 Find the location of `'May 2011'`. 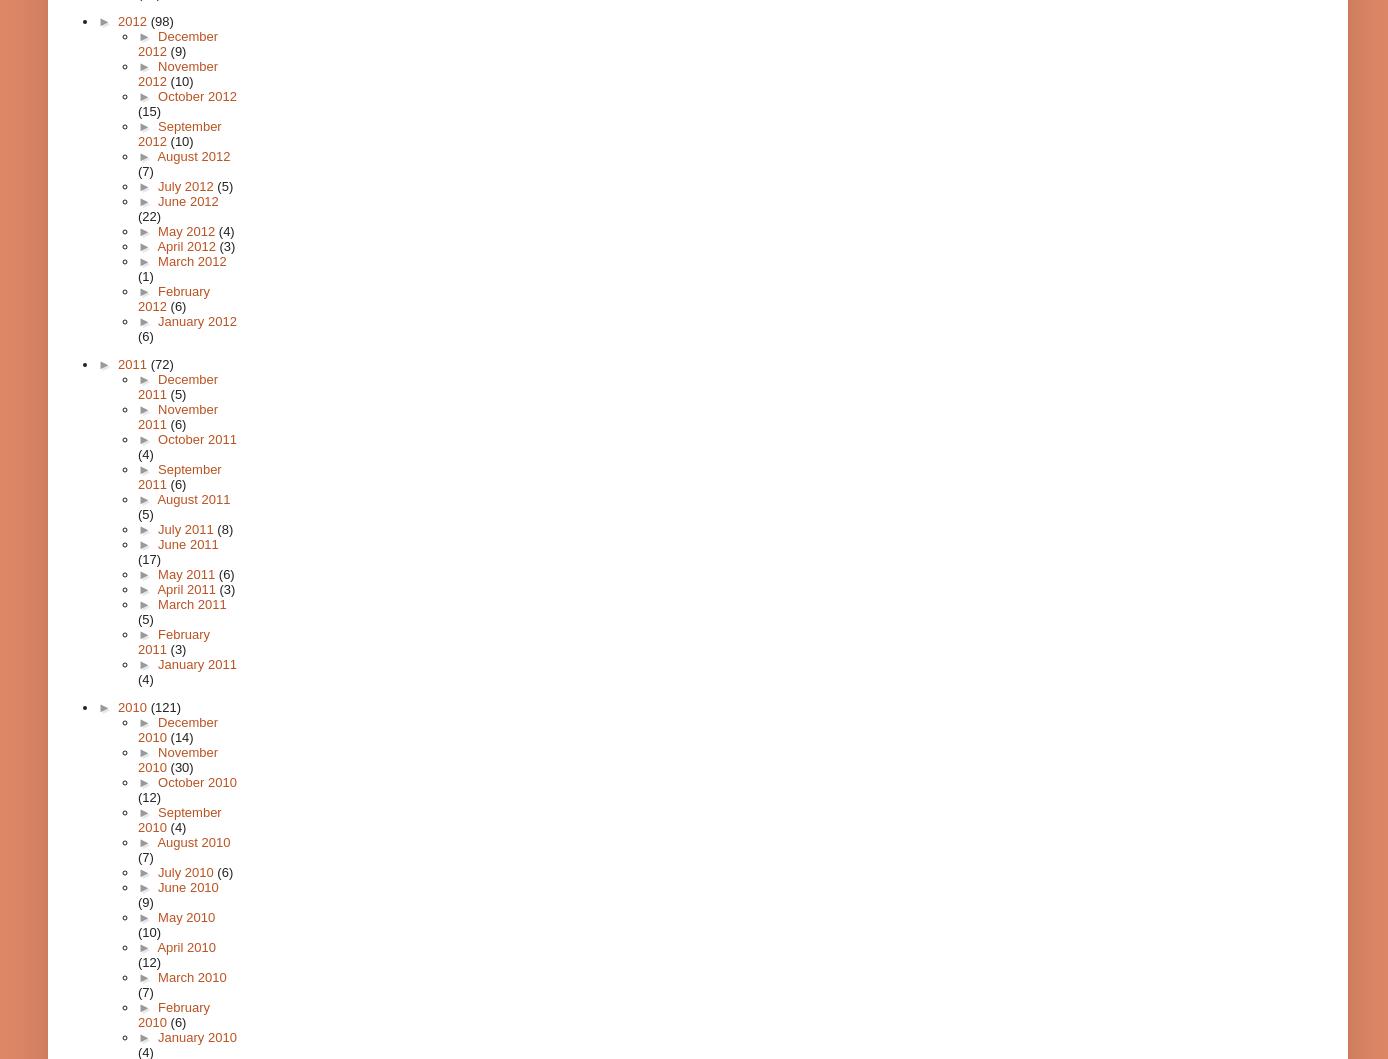

'May 2011' is located at coordinates (186, 573).